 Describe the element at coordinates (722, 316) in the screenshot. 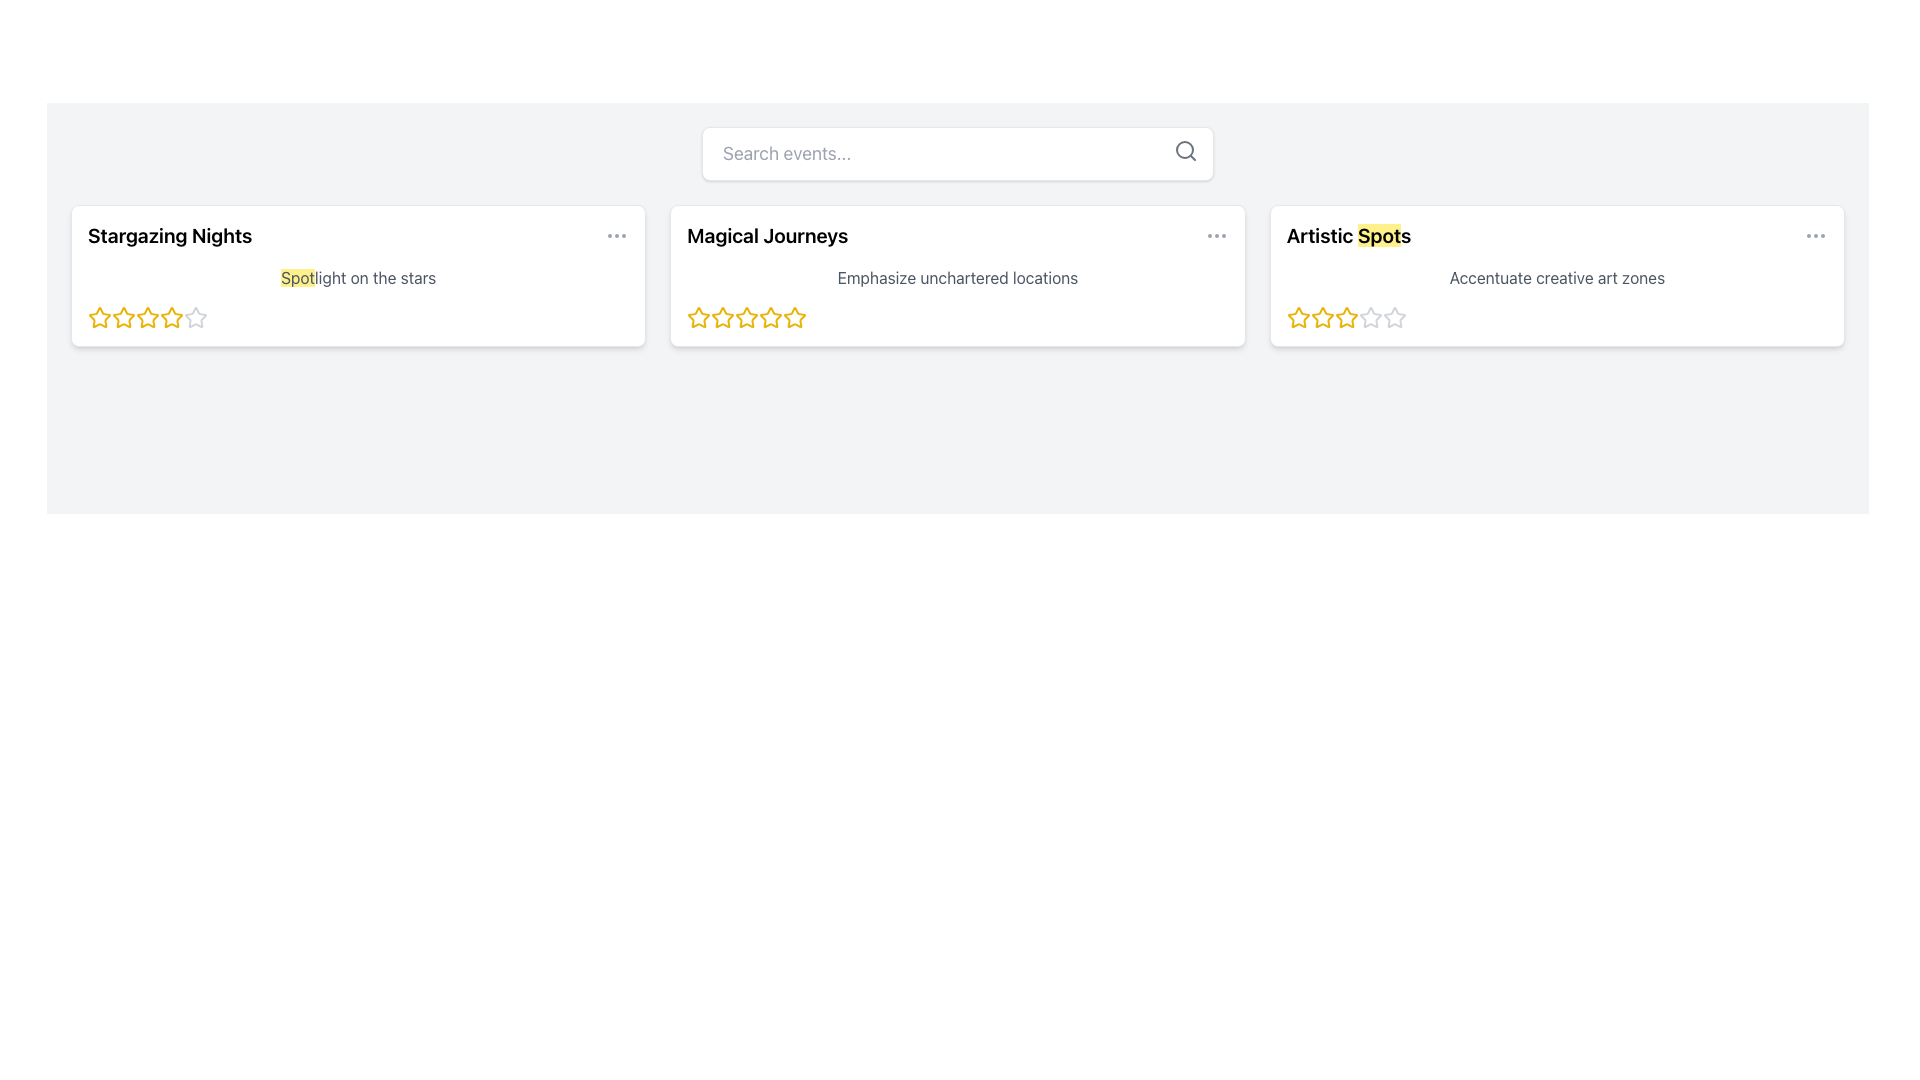

I see `the first yellow star icon in the rating system below the 'Magical Journeys' headline` at that location.